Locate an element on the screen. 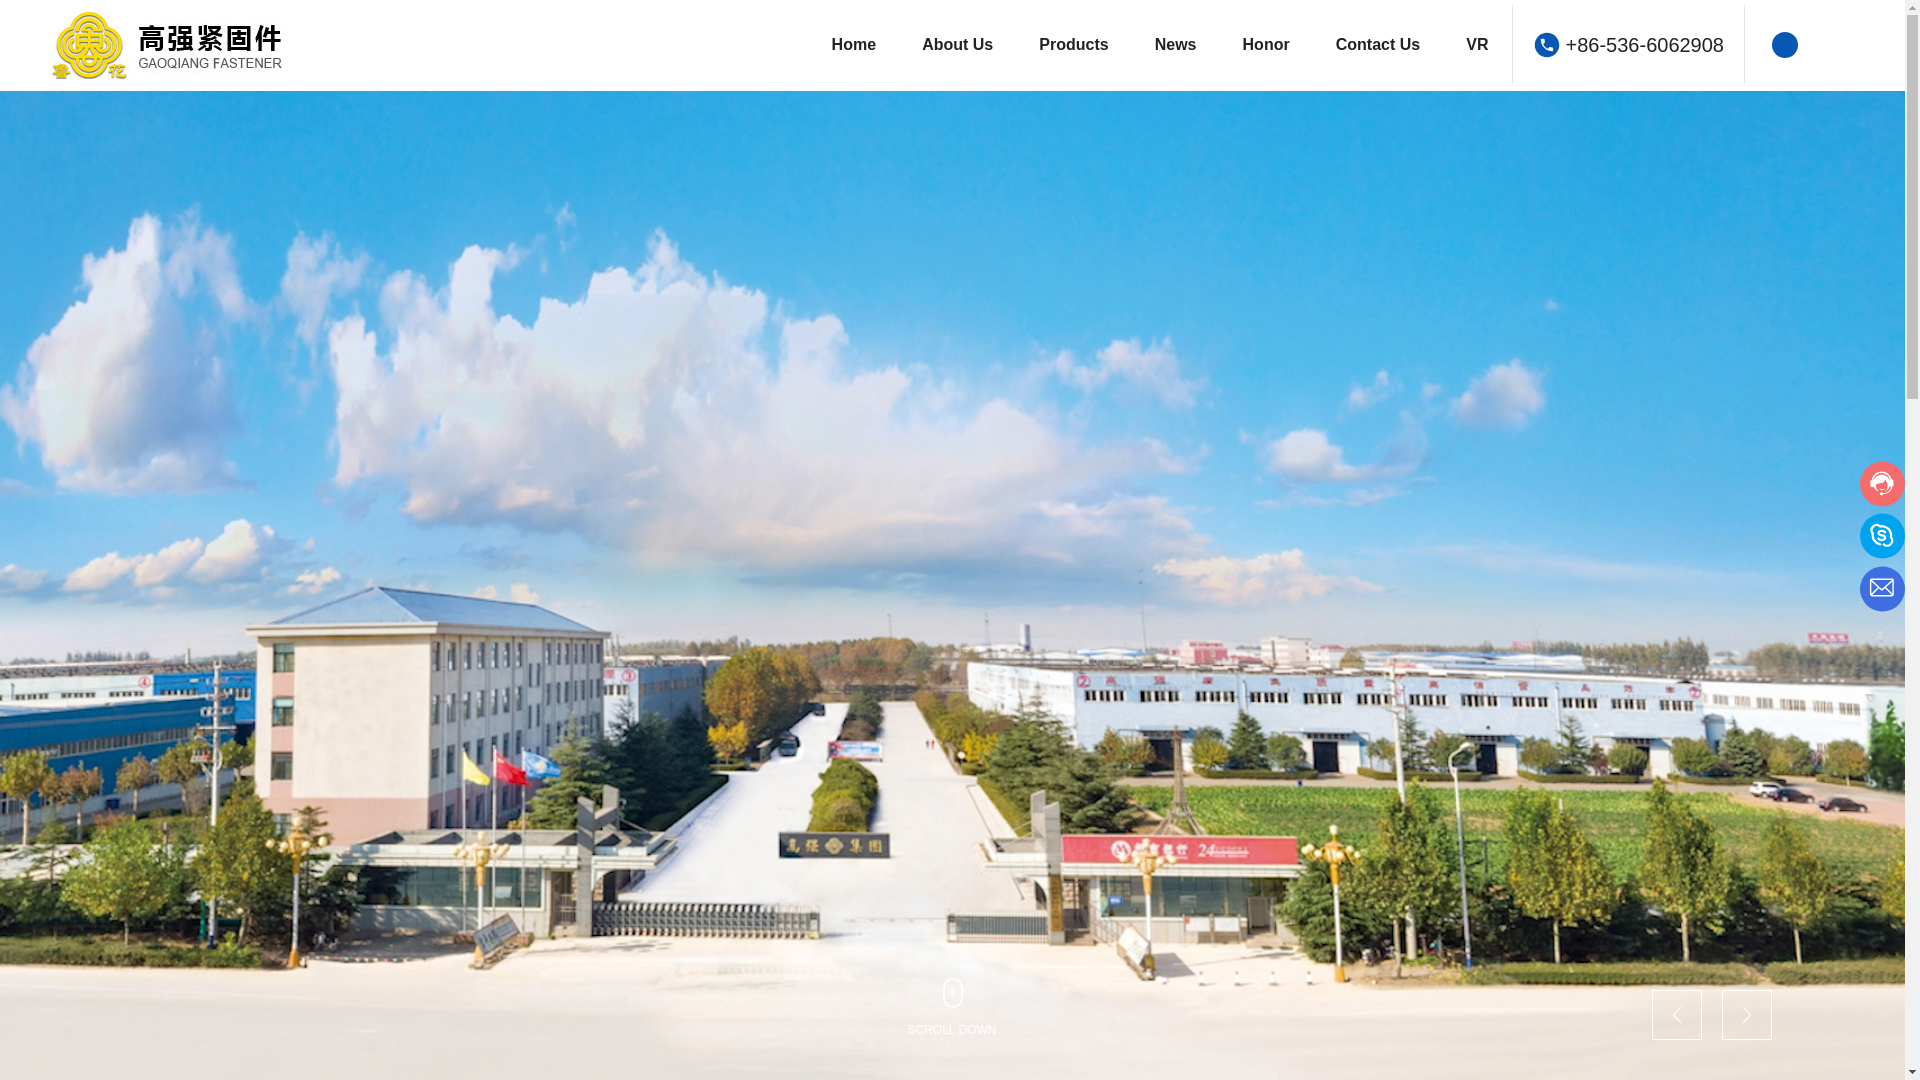 This screenshot has height=1080, width=1920. 'VR' is located at coordinates (1477, 45).